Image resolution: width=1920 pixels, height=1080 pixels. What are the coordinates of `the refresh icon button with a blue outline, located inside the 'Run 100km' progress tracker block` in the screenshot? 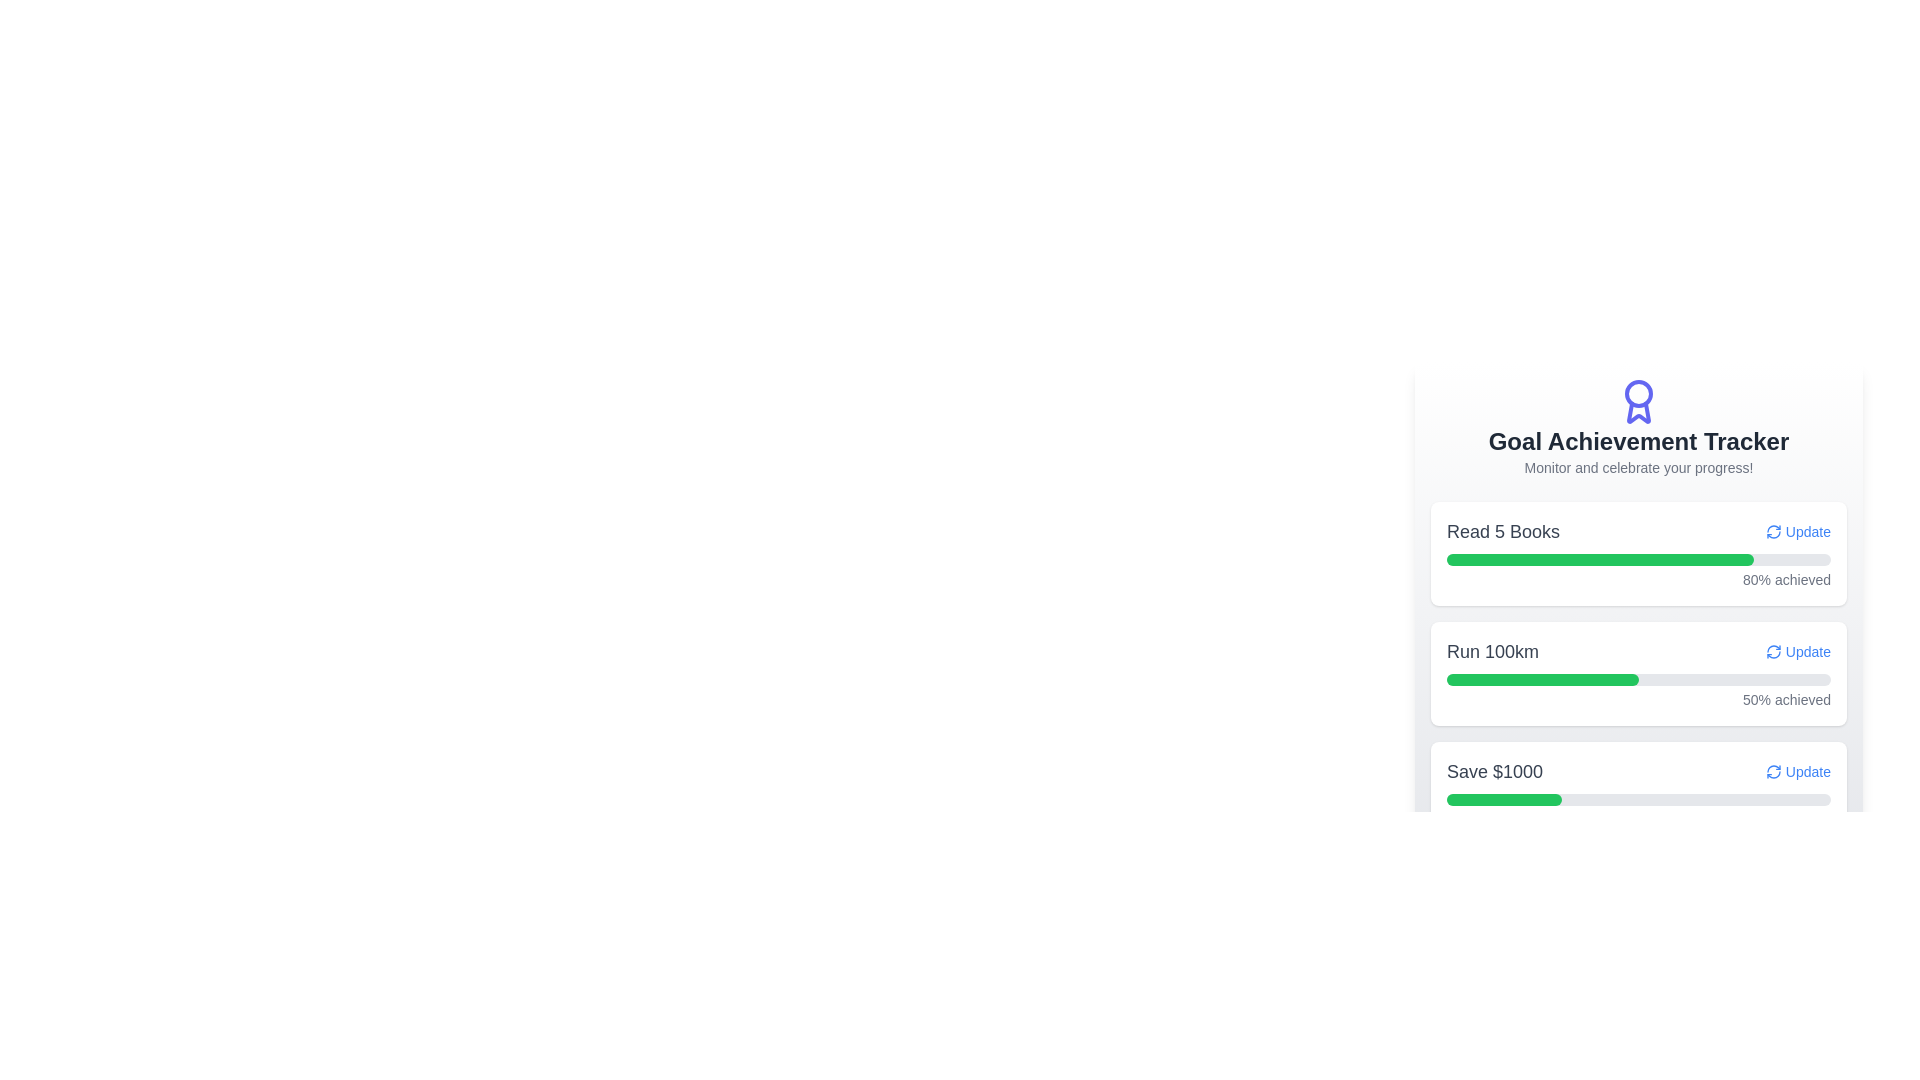 It's located at (1773, 651).